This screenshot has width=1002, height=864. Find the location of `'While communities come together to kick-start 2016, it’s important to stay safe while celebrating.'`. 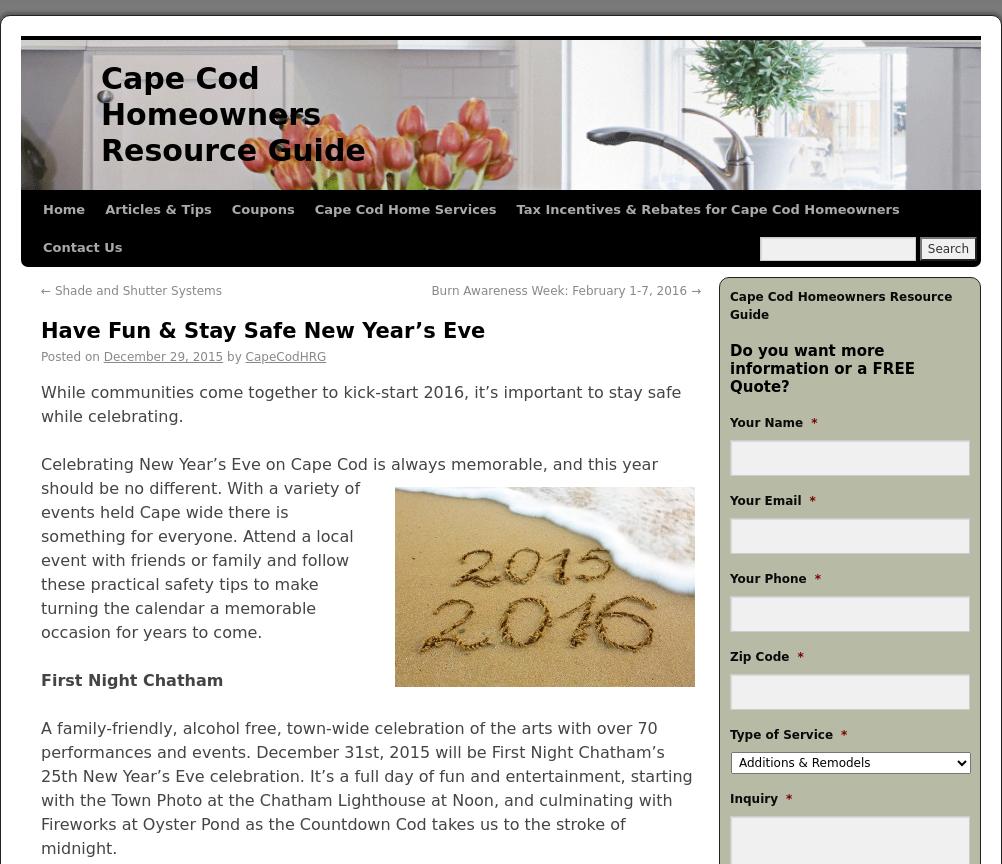

'While communities come together to kick-start 2016, it’s important to stay safe while celebrating.' is located at coordinates (361, 403).